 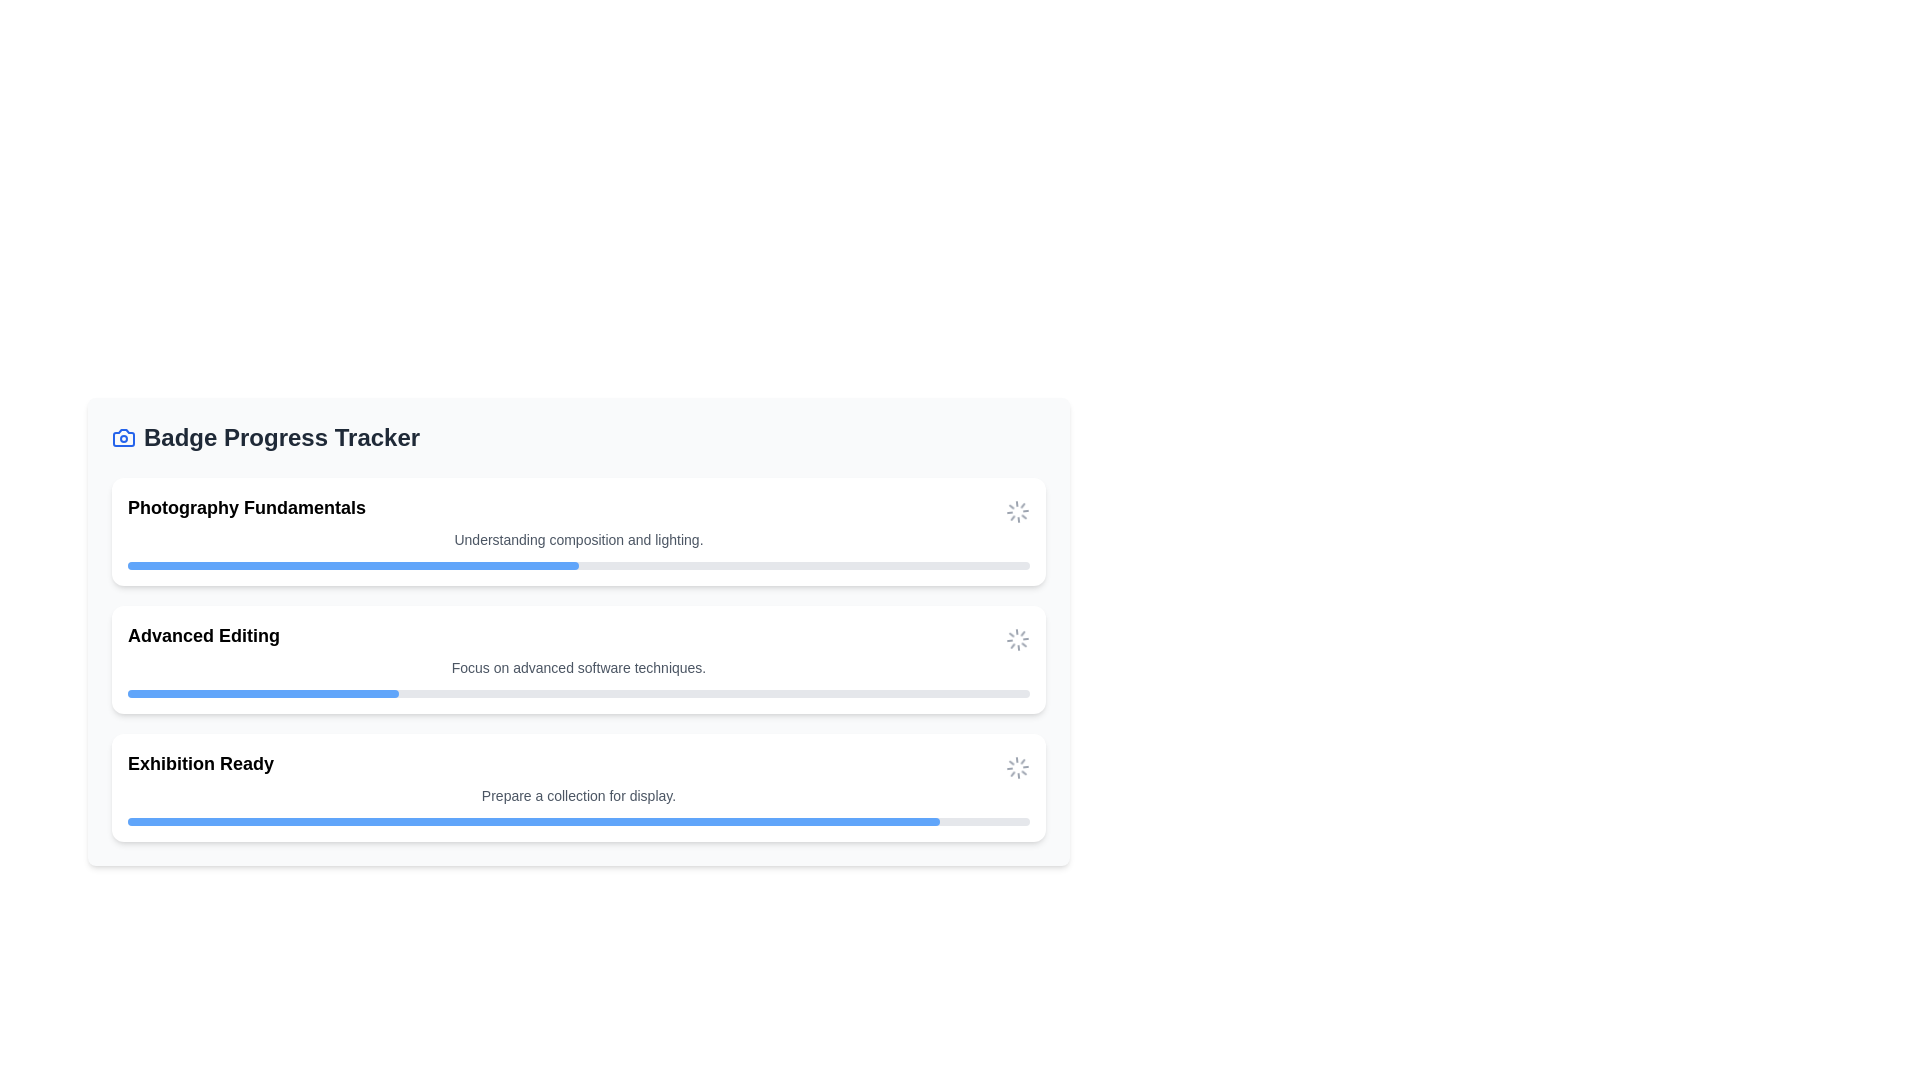 I want to click on the horizontal progress bar located in the 'Advanced Editing' section, just below the text 'Focus on advanced software techniques', so click(x=578, y=693).